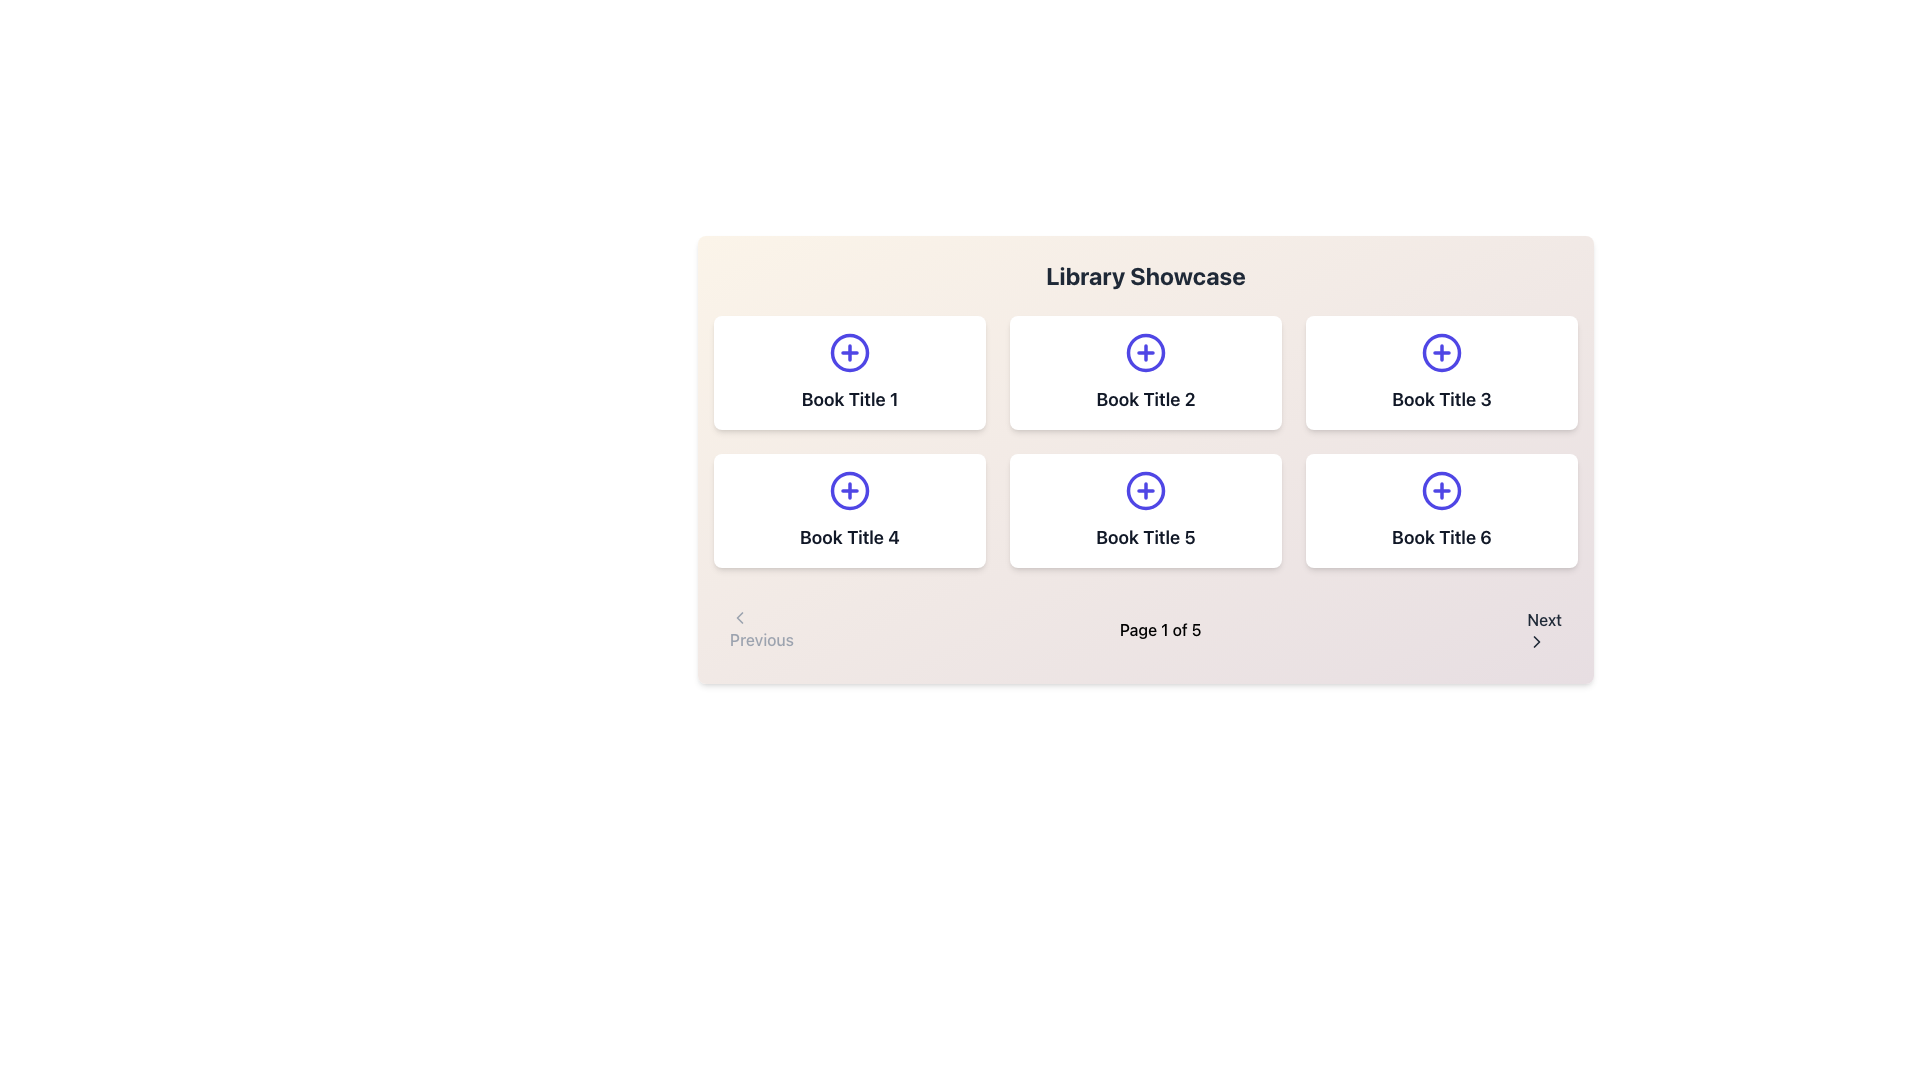 This screenshot has height=1080, width=1920. What do you see at coordinates (1536, 641) in the screenshot?
I see `the right chevron icon located at the bottom right corner of the interface` at bounding box center [1536, 641].